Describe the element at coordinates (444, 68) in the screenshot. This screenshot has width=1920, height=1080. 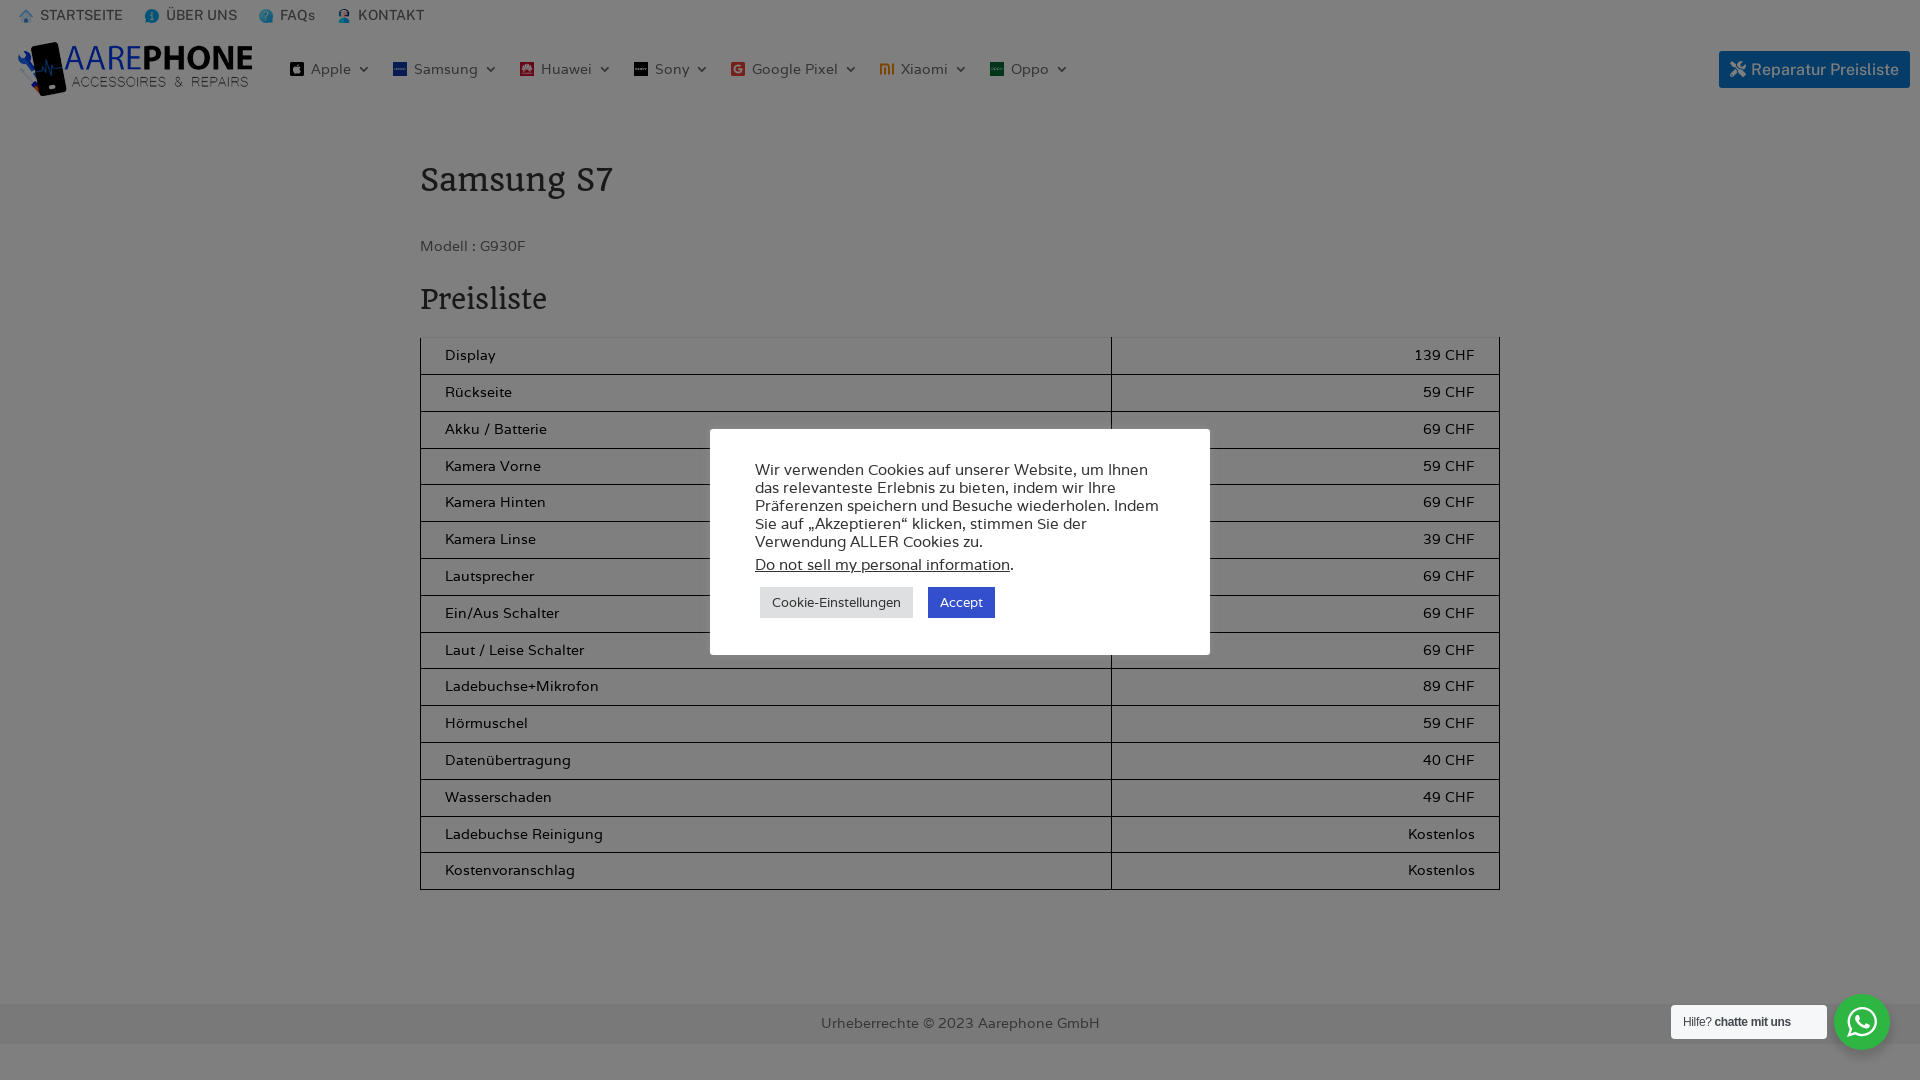
I see `'Samsung'` at that location.